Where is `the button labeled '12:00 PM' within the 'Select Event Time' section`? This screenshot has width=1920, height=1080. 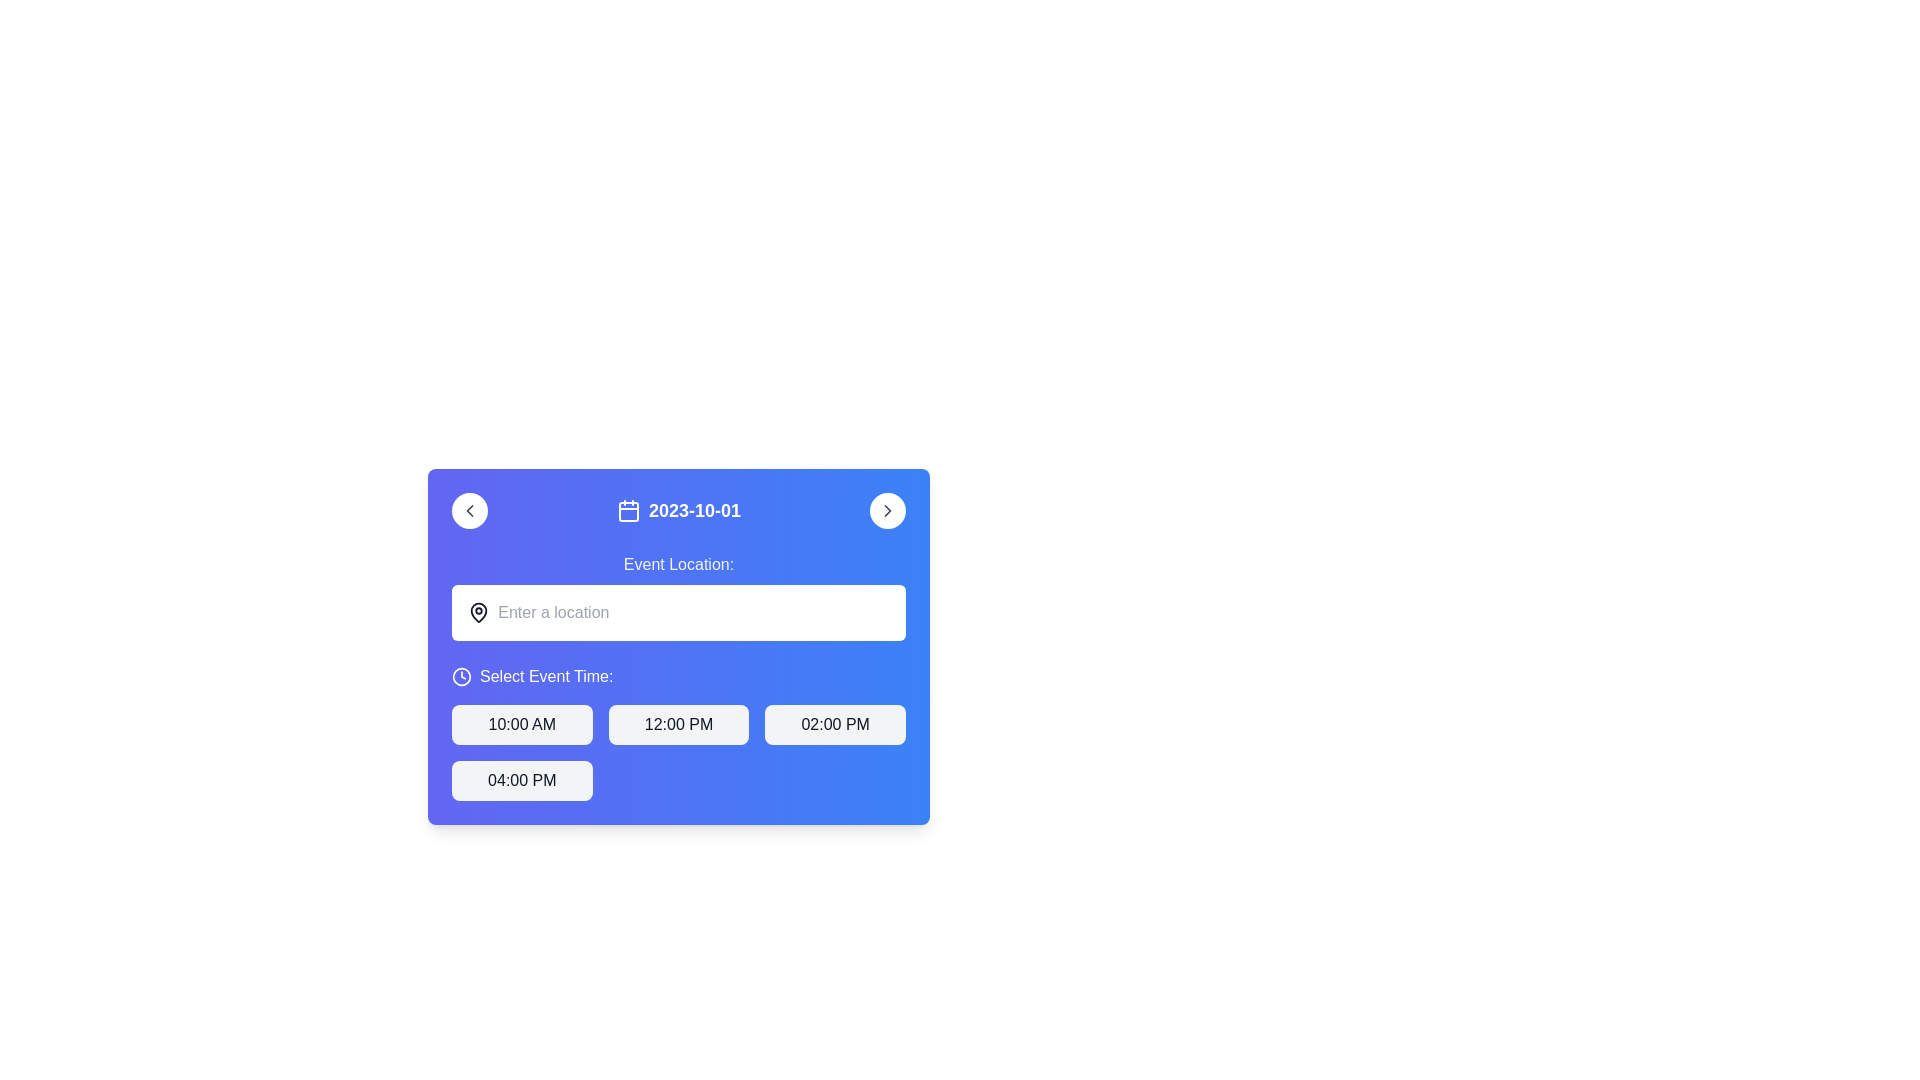 the button labeled '12:00 PM' within the 'Select Event Time' section is located at coordinates (678, 725).